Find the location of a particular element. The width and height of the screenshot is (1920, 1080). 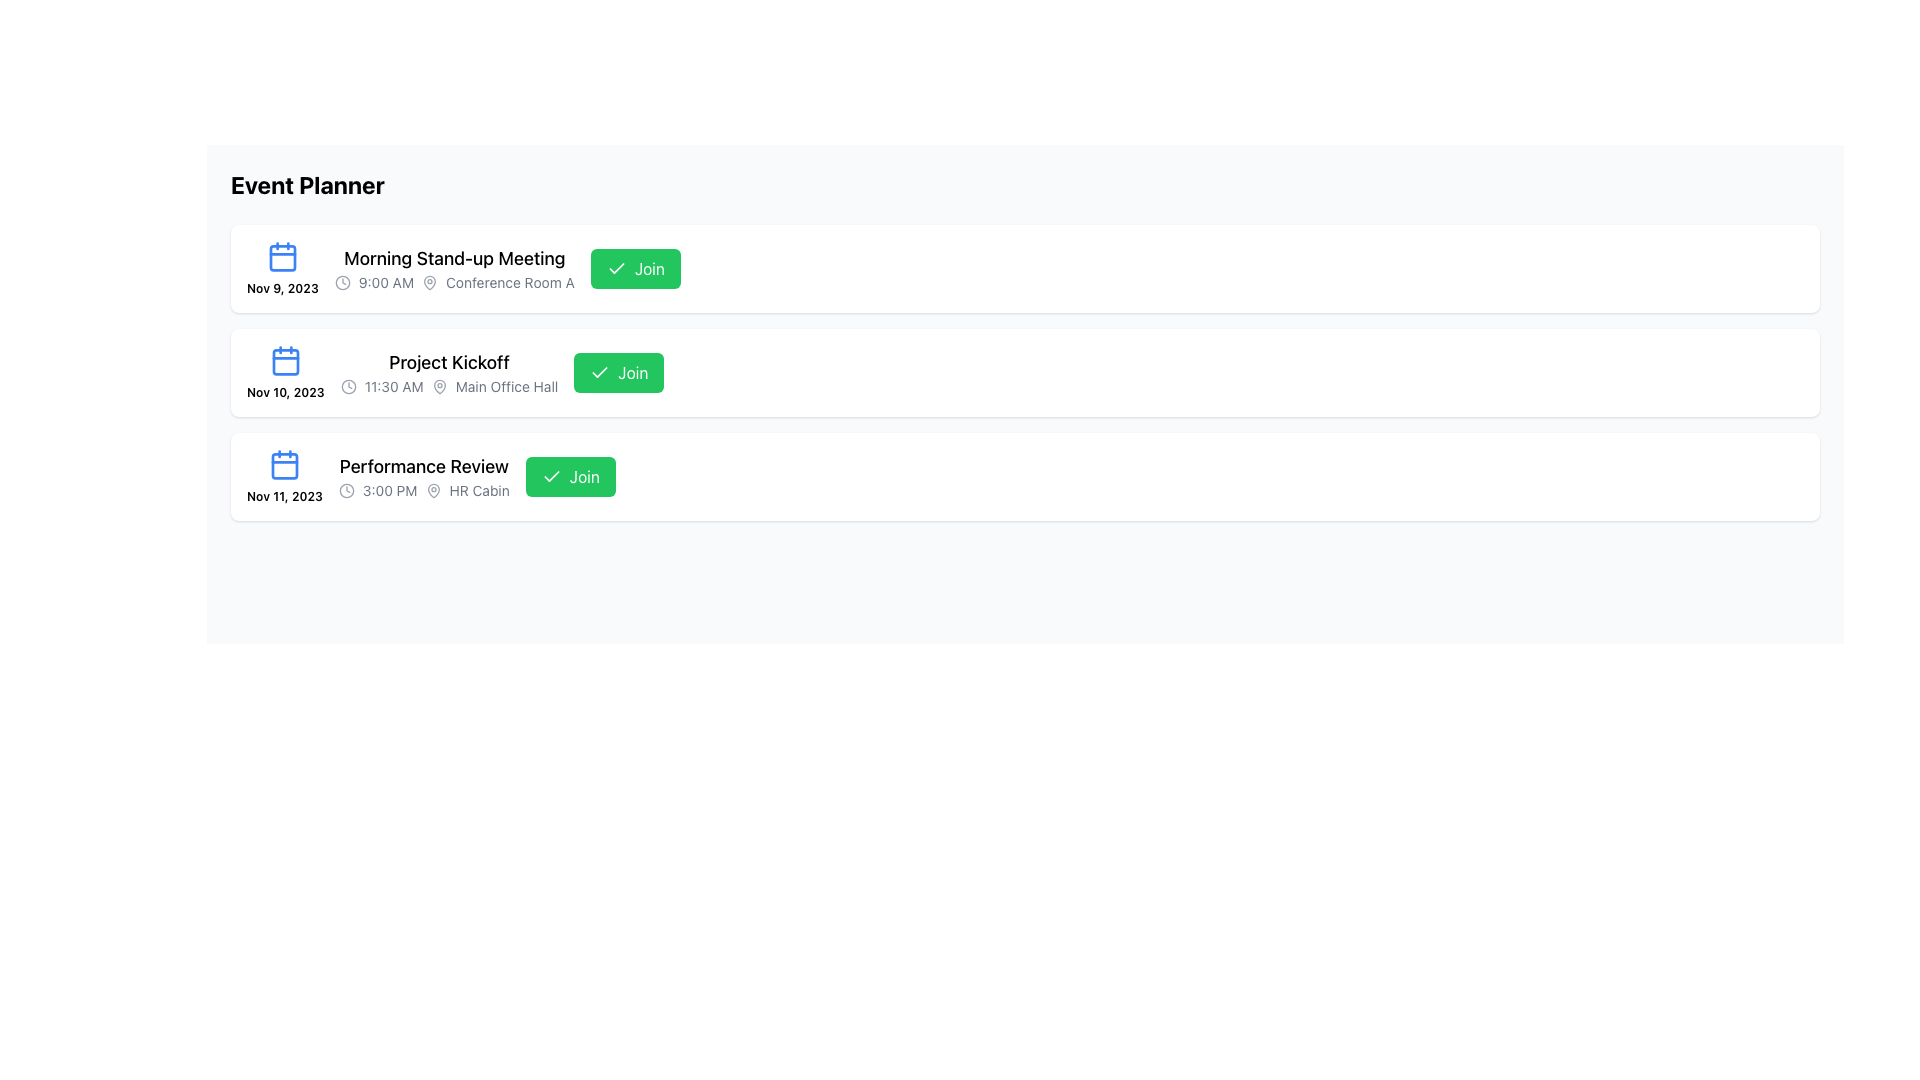

information displayed in the text block containing '11:30 AM Main Office Hall' beneath the 'Project Kickoff' heading, which includes icons indicating time and location is located at coordinates (448, 386).